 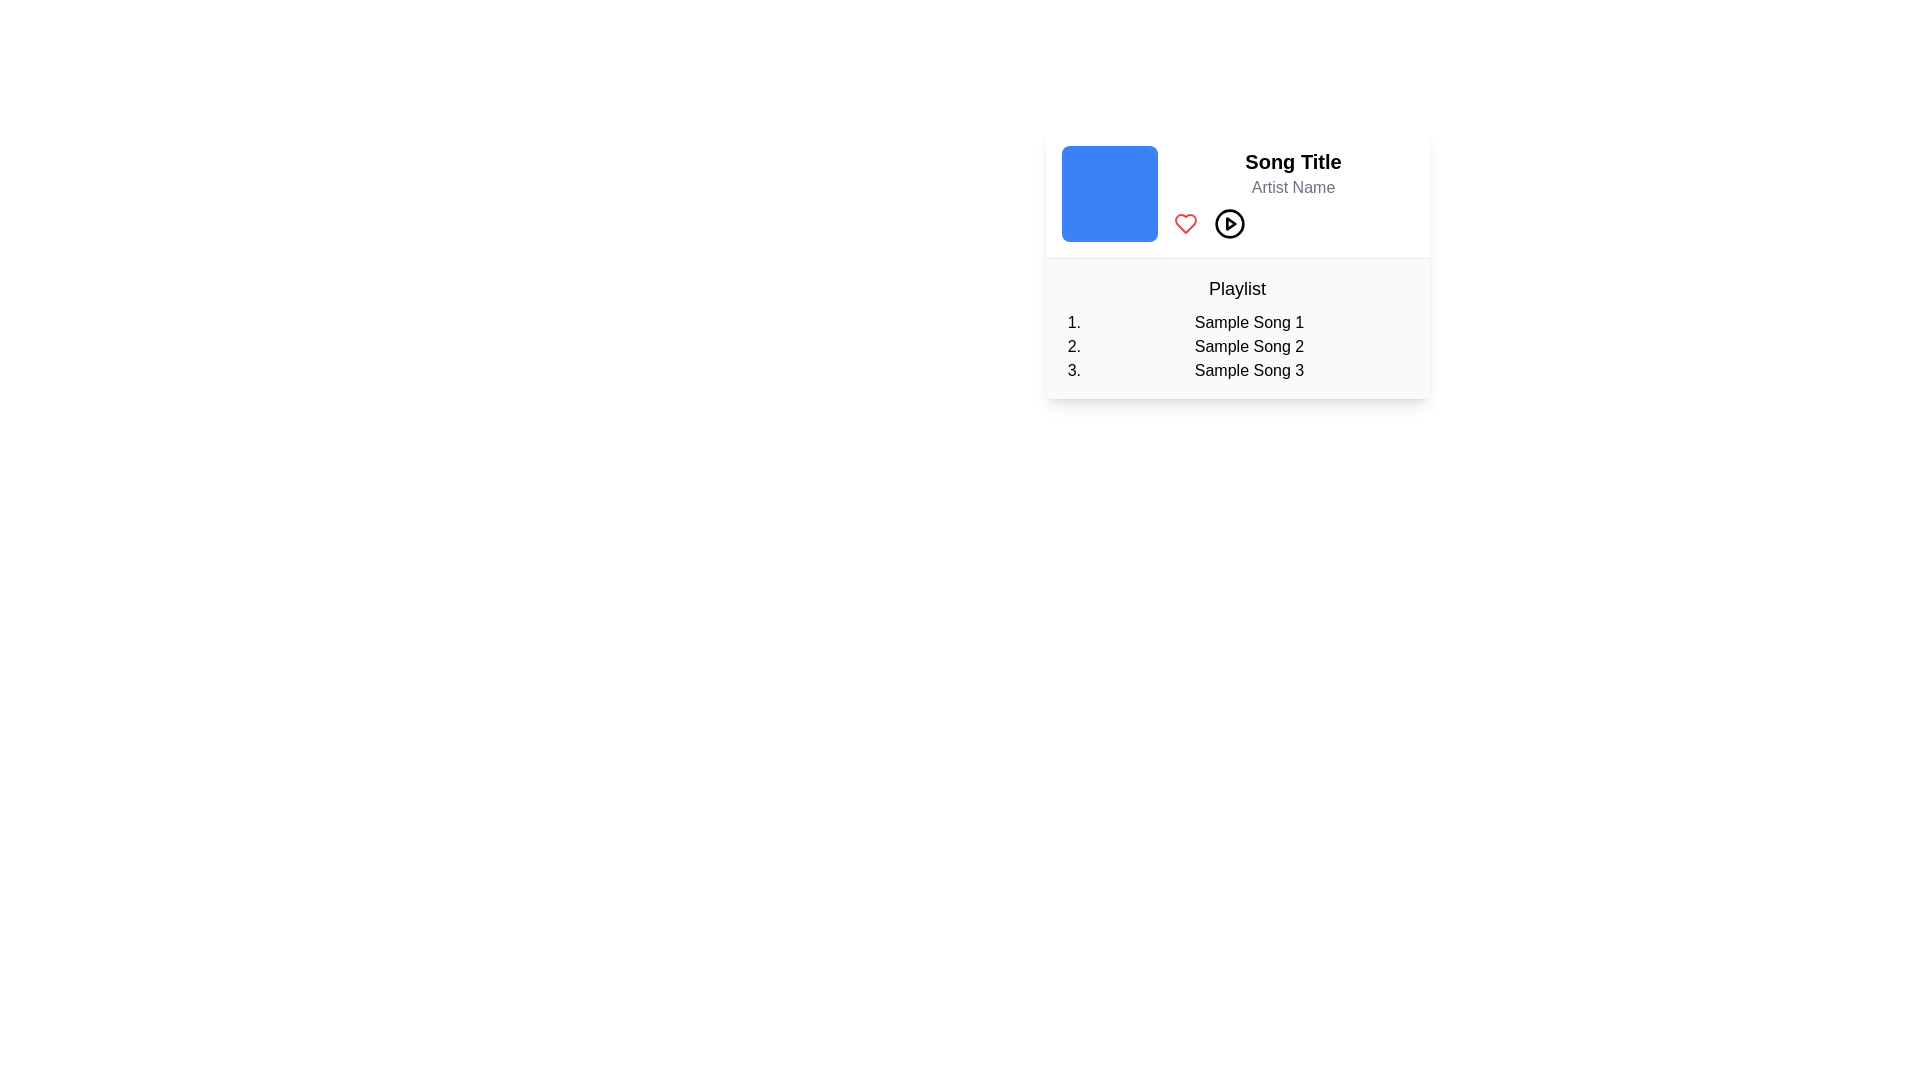 What do you see at coordinates (1248, 346) in the screenshot?
I see `the second item in the decimal list of songs titled 'Sample Song 2' to unveil more options or details` at bounding box center [1248, 346].